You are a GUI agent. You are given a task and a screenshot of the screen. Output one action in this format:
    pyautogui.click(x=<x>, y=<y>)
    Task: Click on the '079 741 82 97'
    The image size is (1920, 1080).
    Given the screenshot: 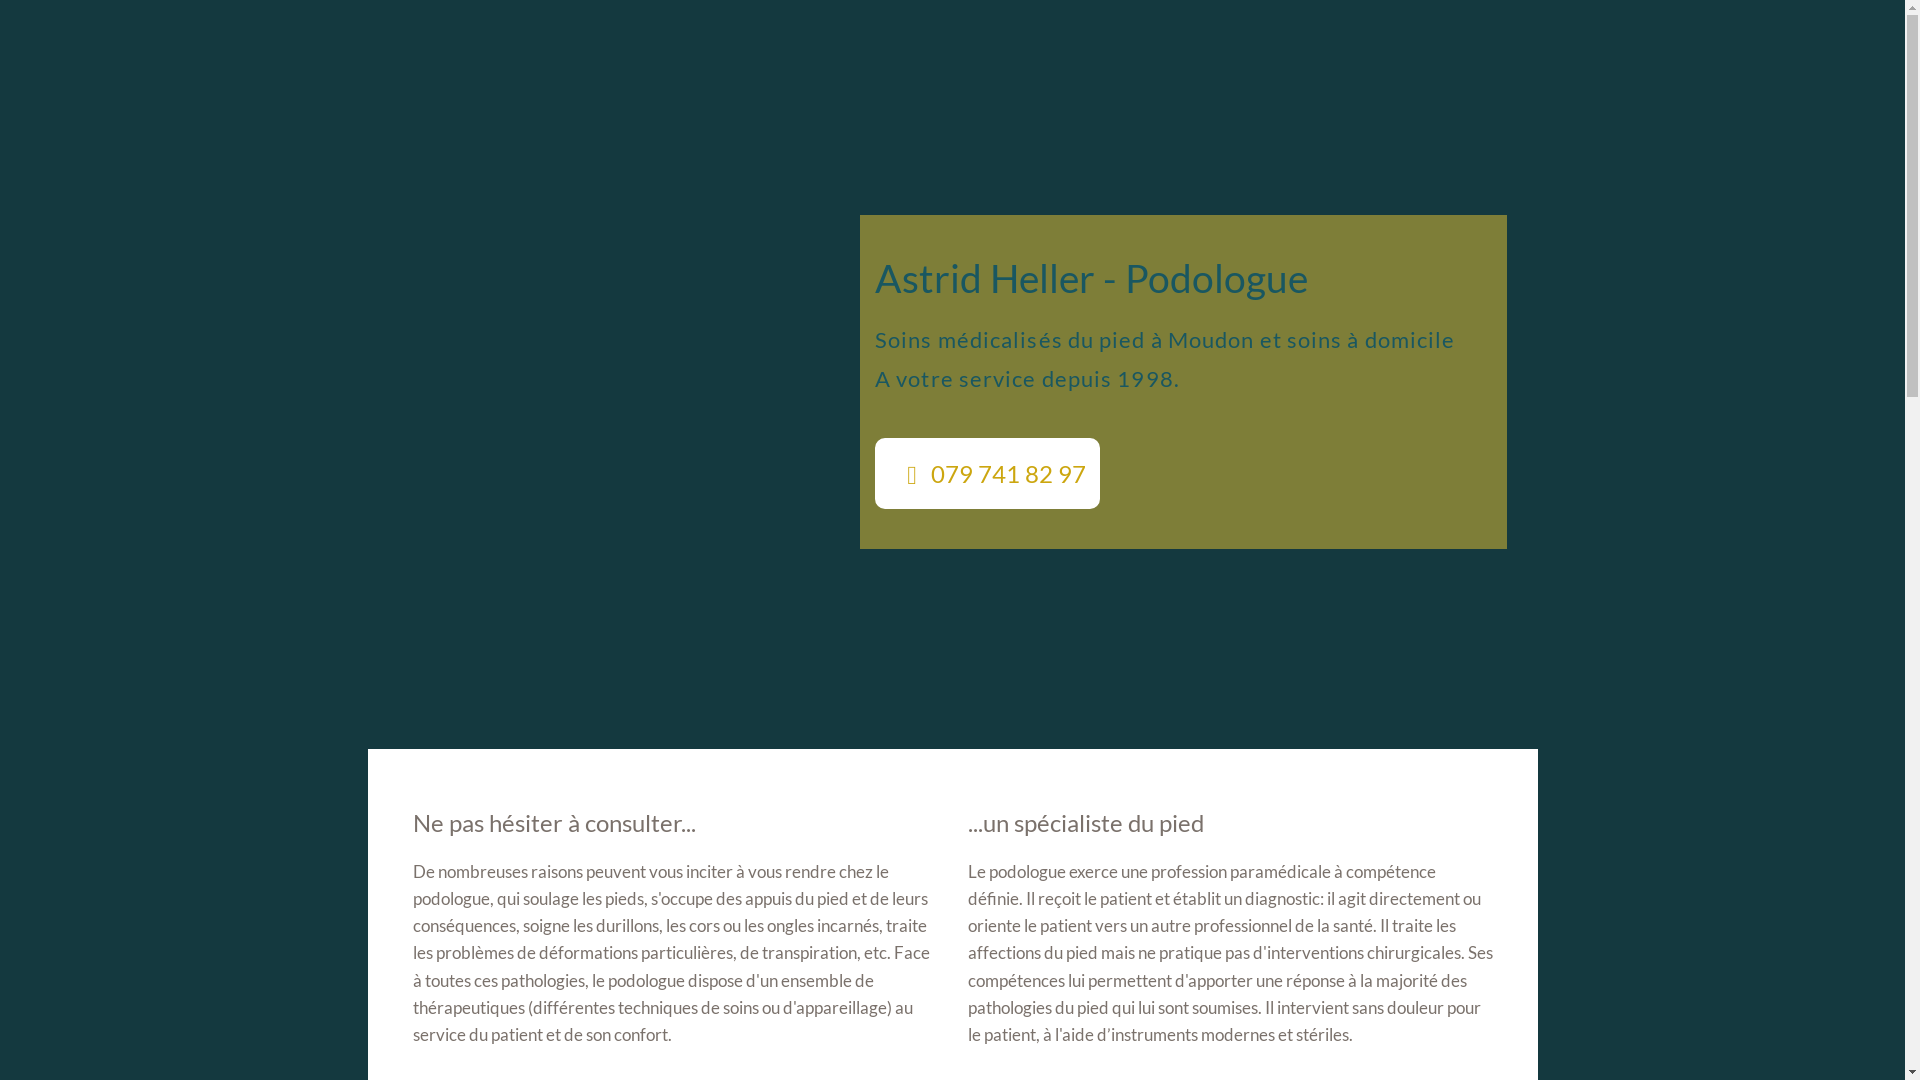 What is the action you would take?
    pyautogui.click(x=987, y=473)
    